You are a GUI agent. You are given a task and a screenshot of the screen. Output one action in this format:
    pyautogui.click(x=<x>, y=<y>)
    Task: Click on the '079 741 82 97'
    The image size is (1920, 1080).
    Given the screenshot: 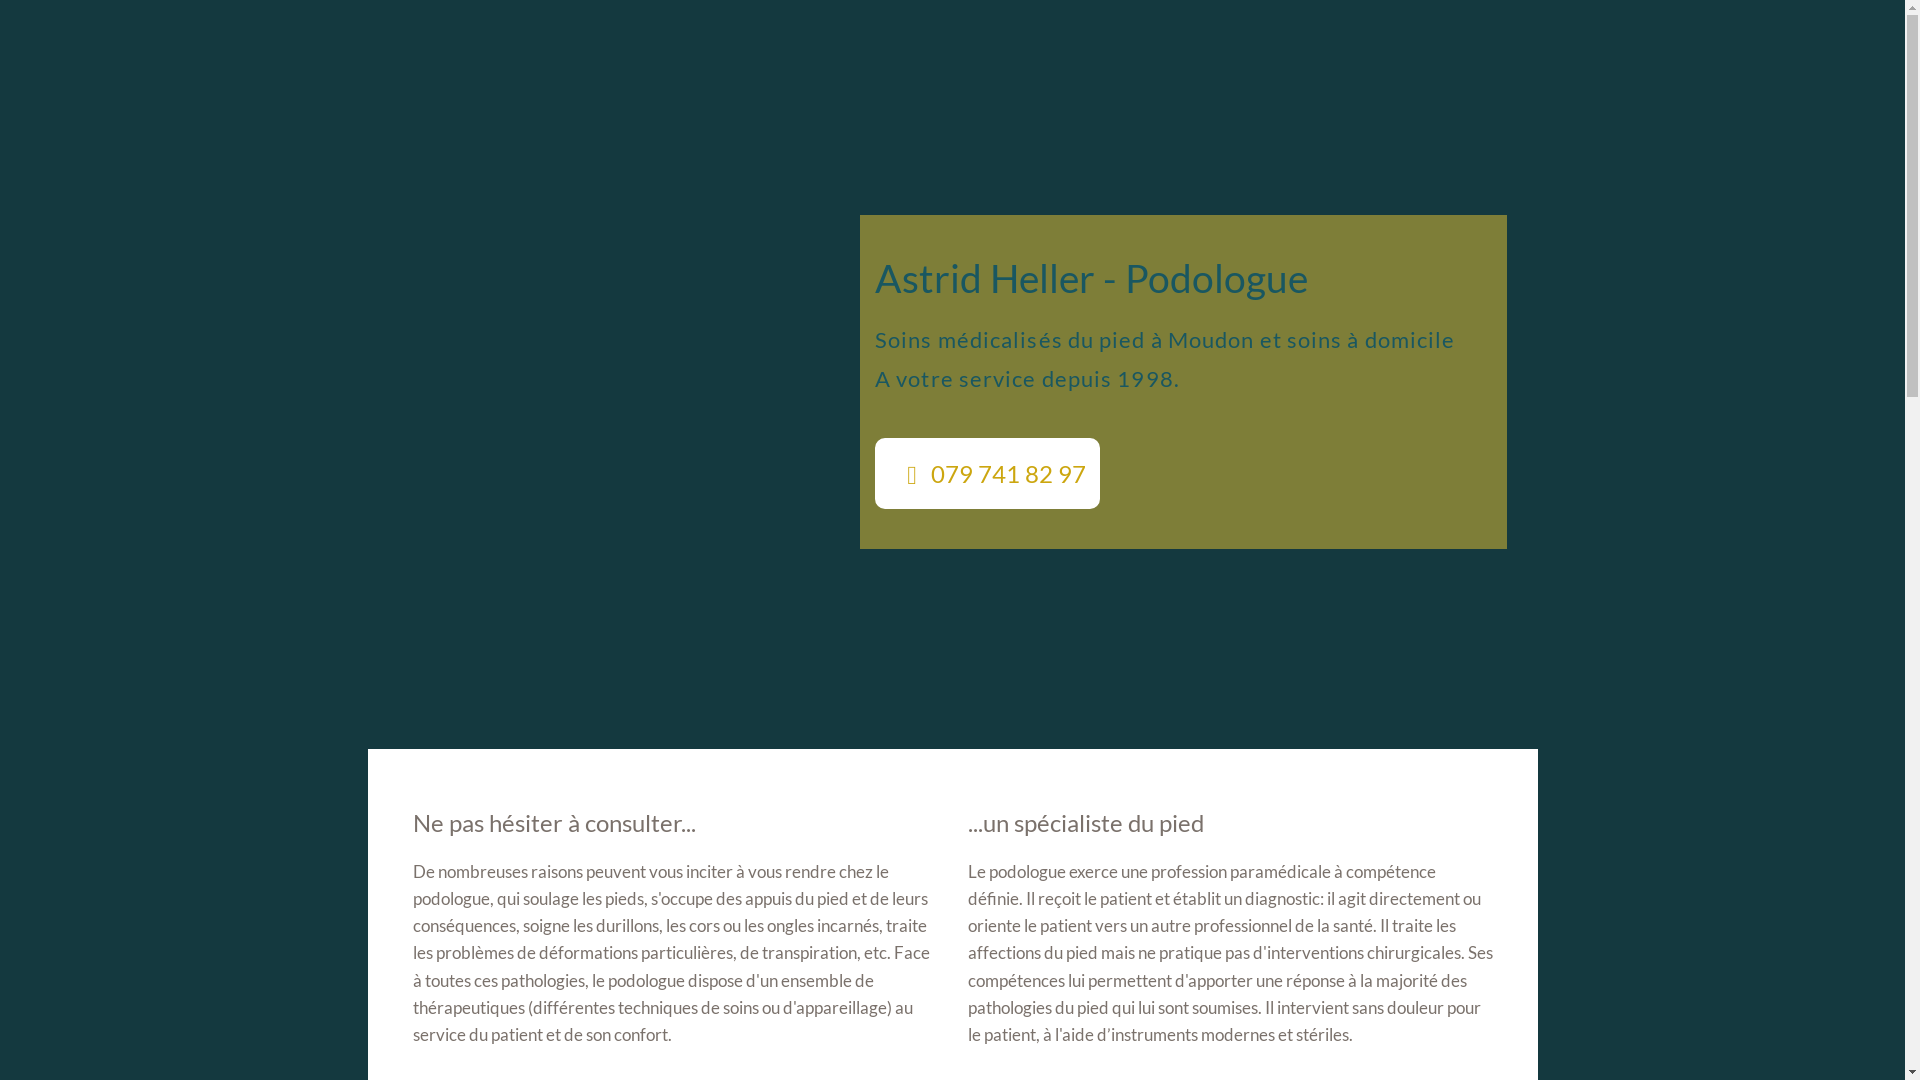 What is the action you would take?
    pyautogui.click(x=987, y=473)
    